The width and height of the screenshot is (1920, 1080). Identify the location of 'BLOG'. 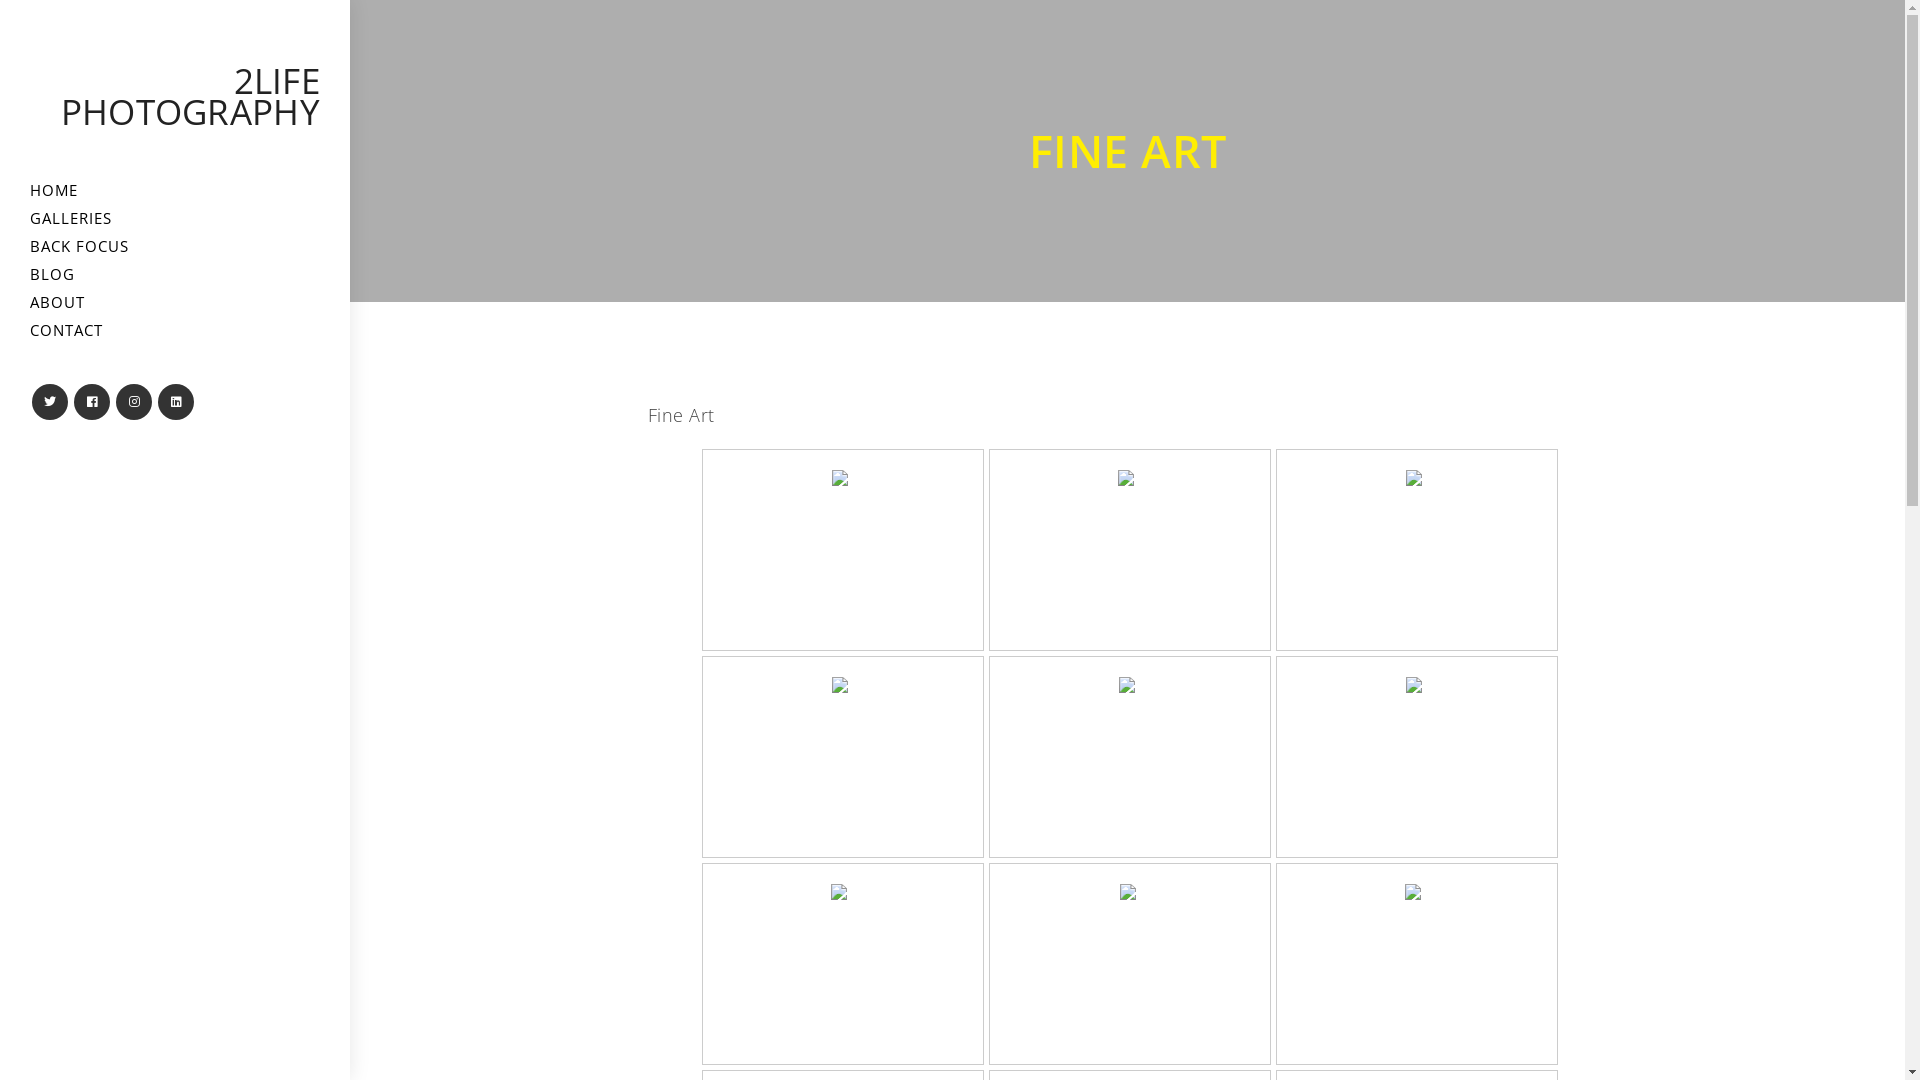
(174, 274).